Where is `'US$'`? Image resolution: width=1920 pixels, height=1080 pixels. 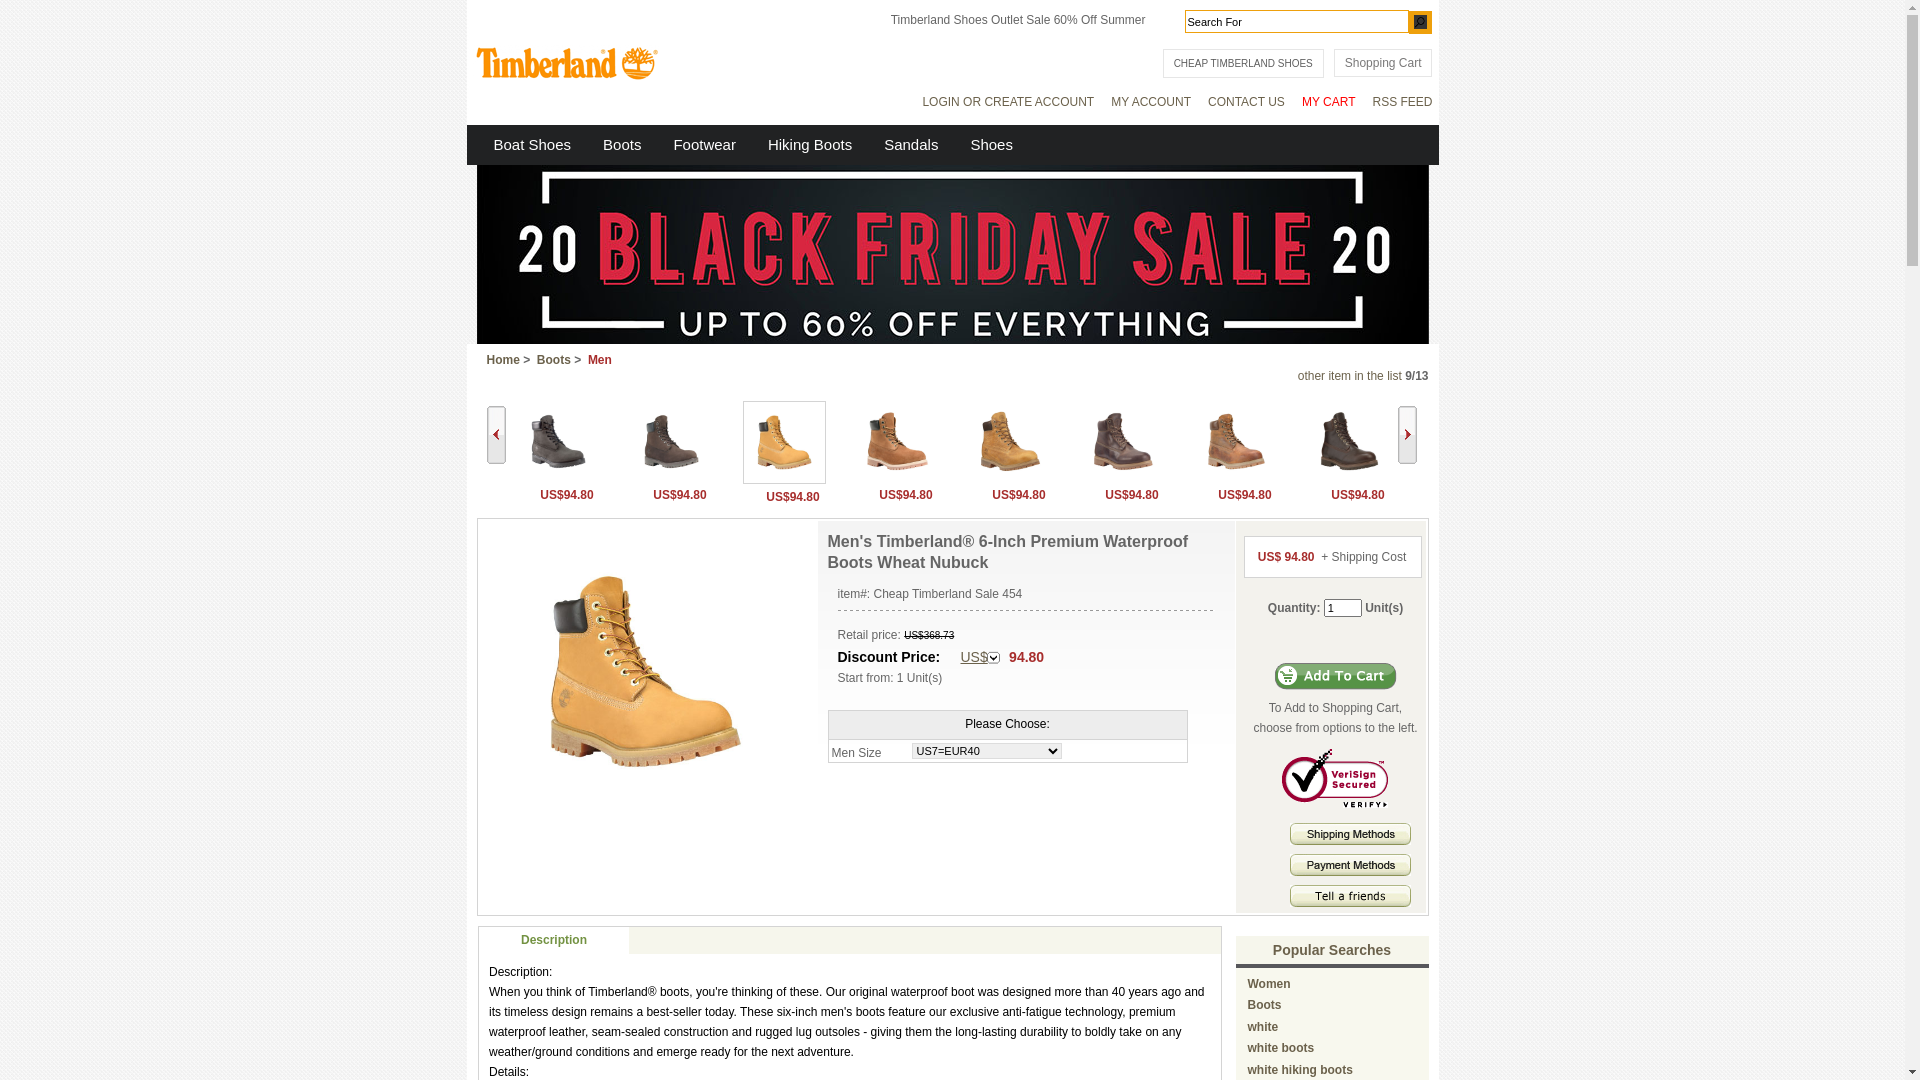
'US$' is located at coordinates (979, 658).